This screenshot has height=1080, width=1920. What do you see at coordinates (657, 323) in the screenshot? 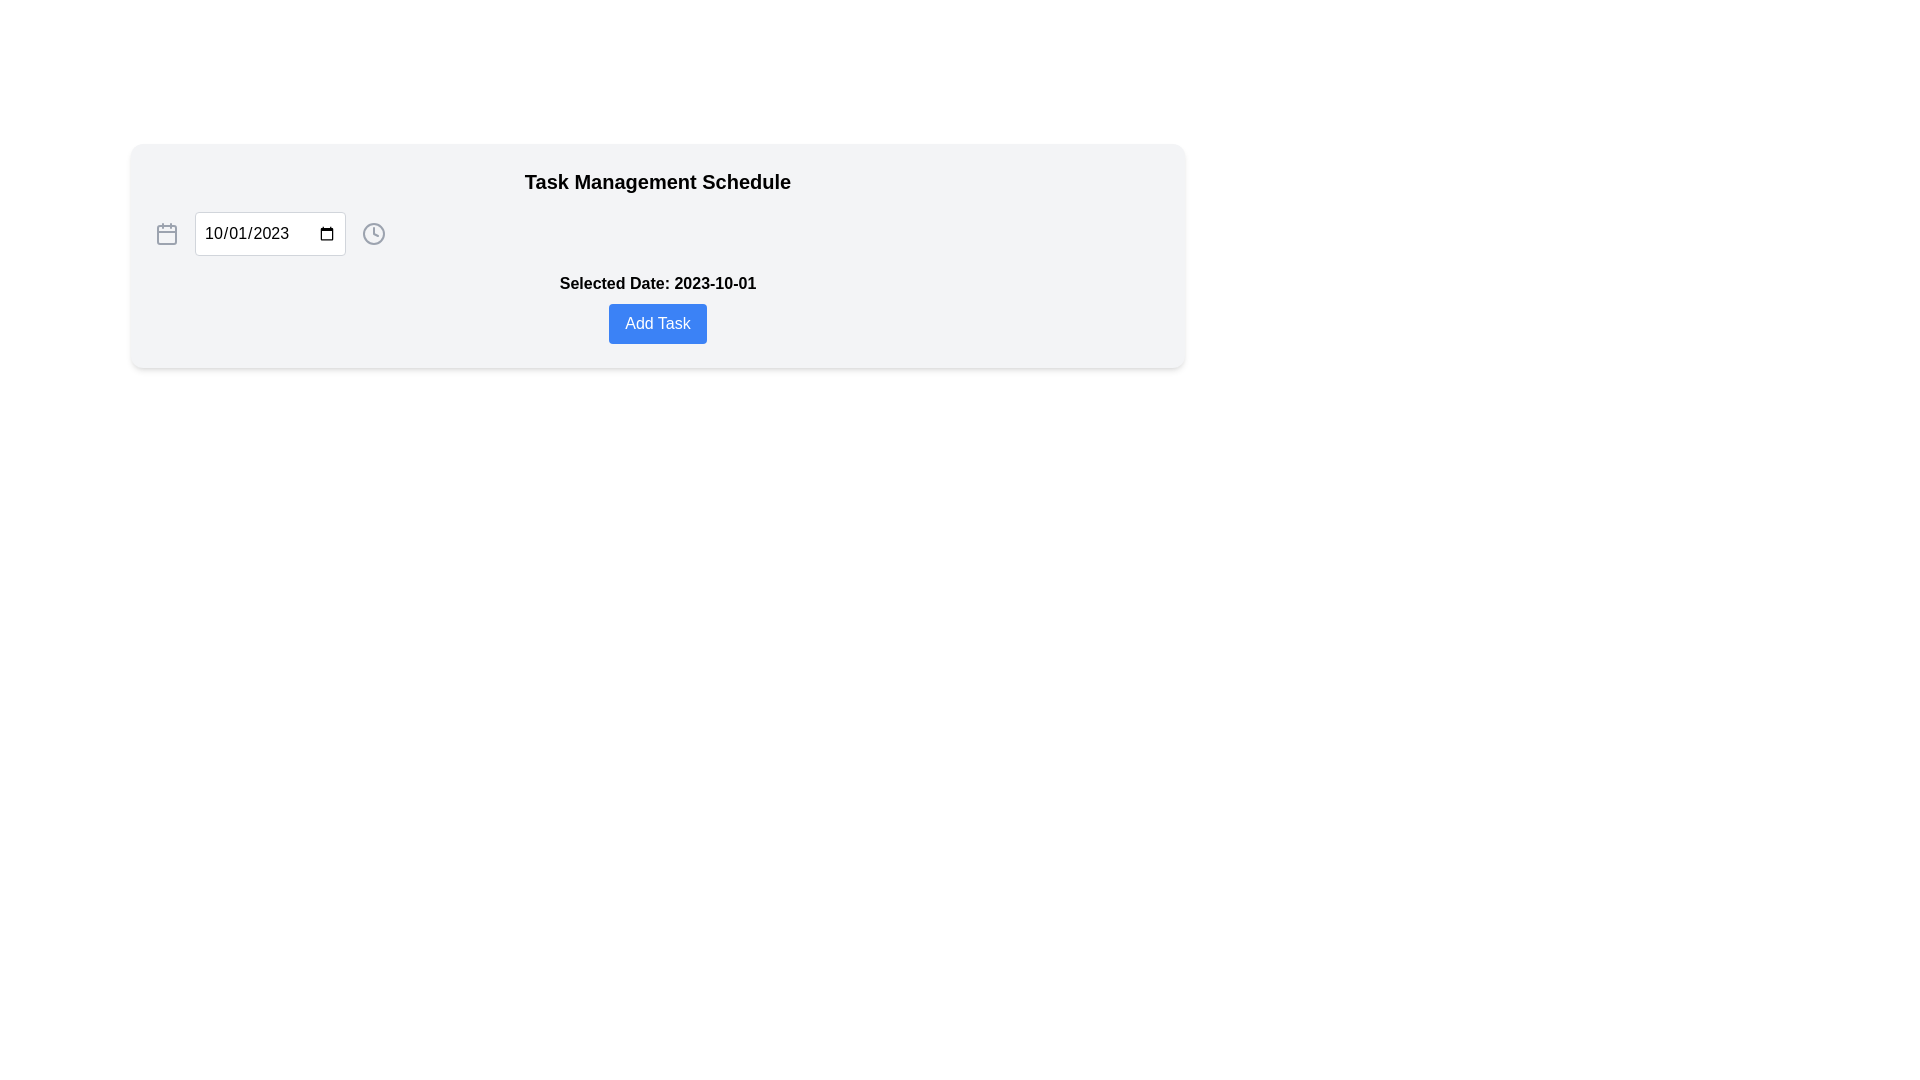
I see `the 'Add Task' button located below the text 'Selected Date: 2023-10-01' in the 'Task Management Schedule' section to change its color` at bounding box center [657, 323].